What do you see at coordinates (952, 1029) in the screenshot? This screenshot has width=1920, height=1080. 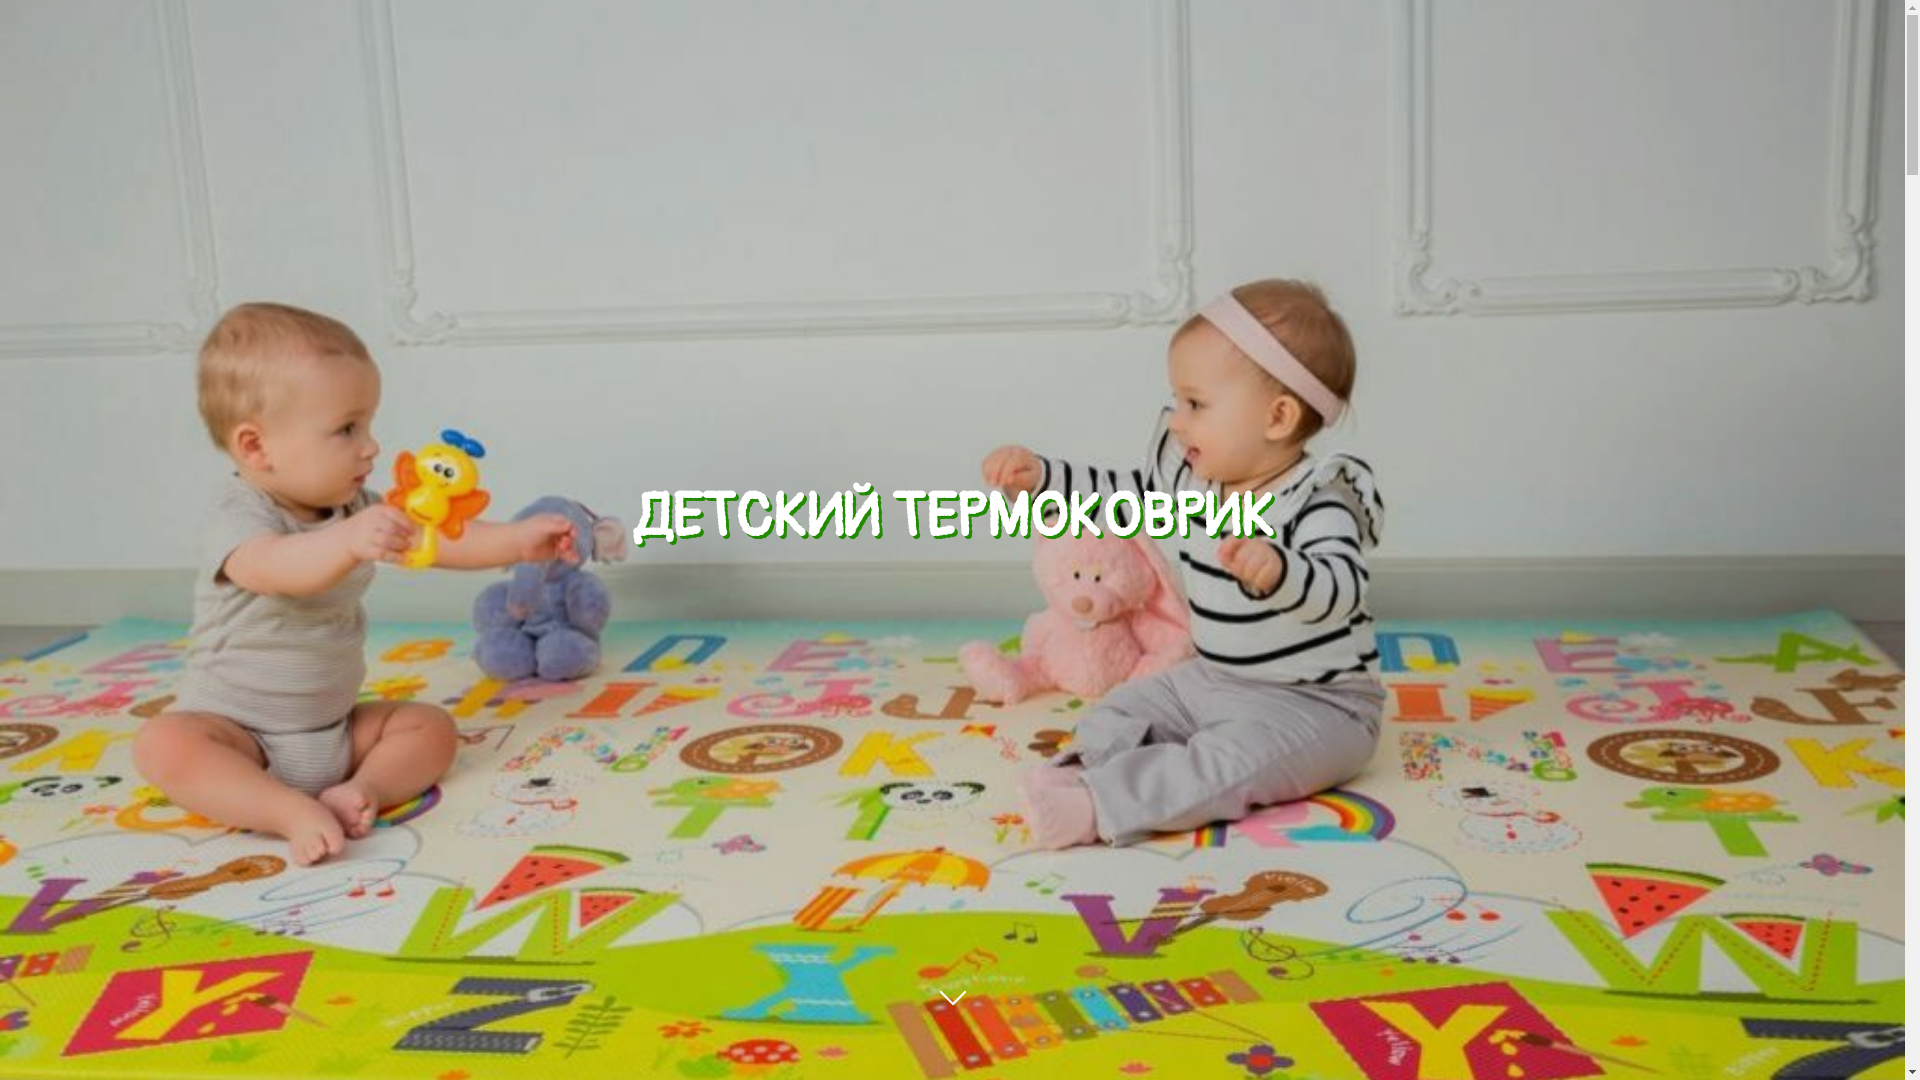 I see `'Get started'` at bounding box center [952, 1029].